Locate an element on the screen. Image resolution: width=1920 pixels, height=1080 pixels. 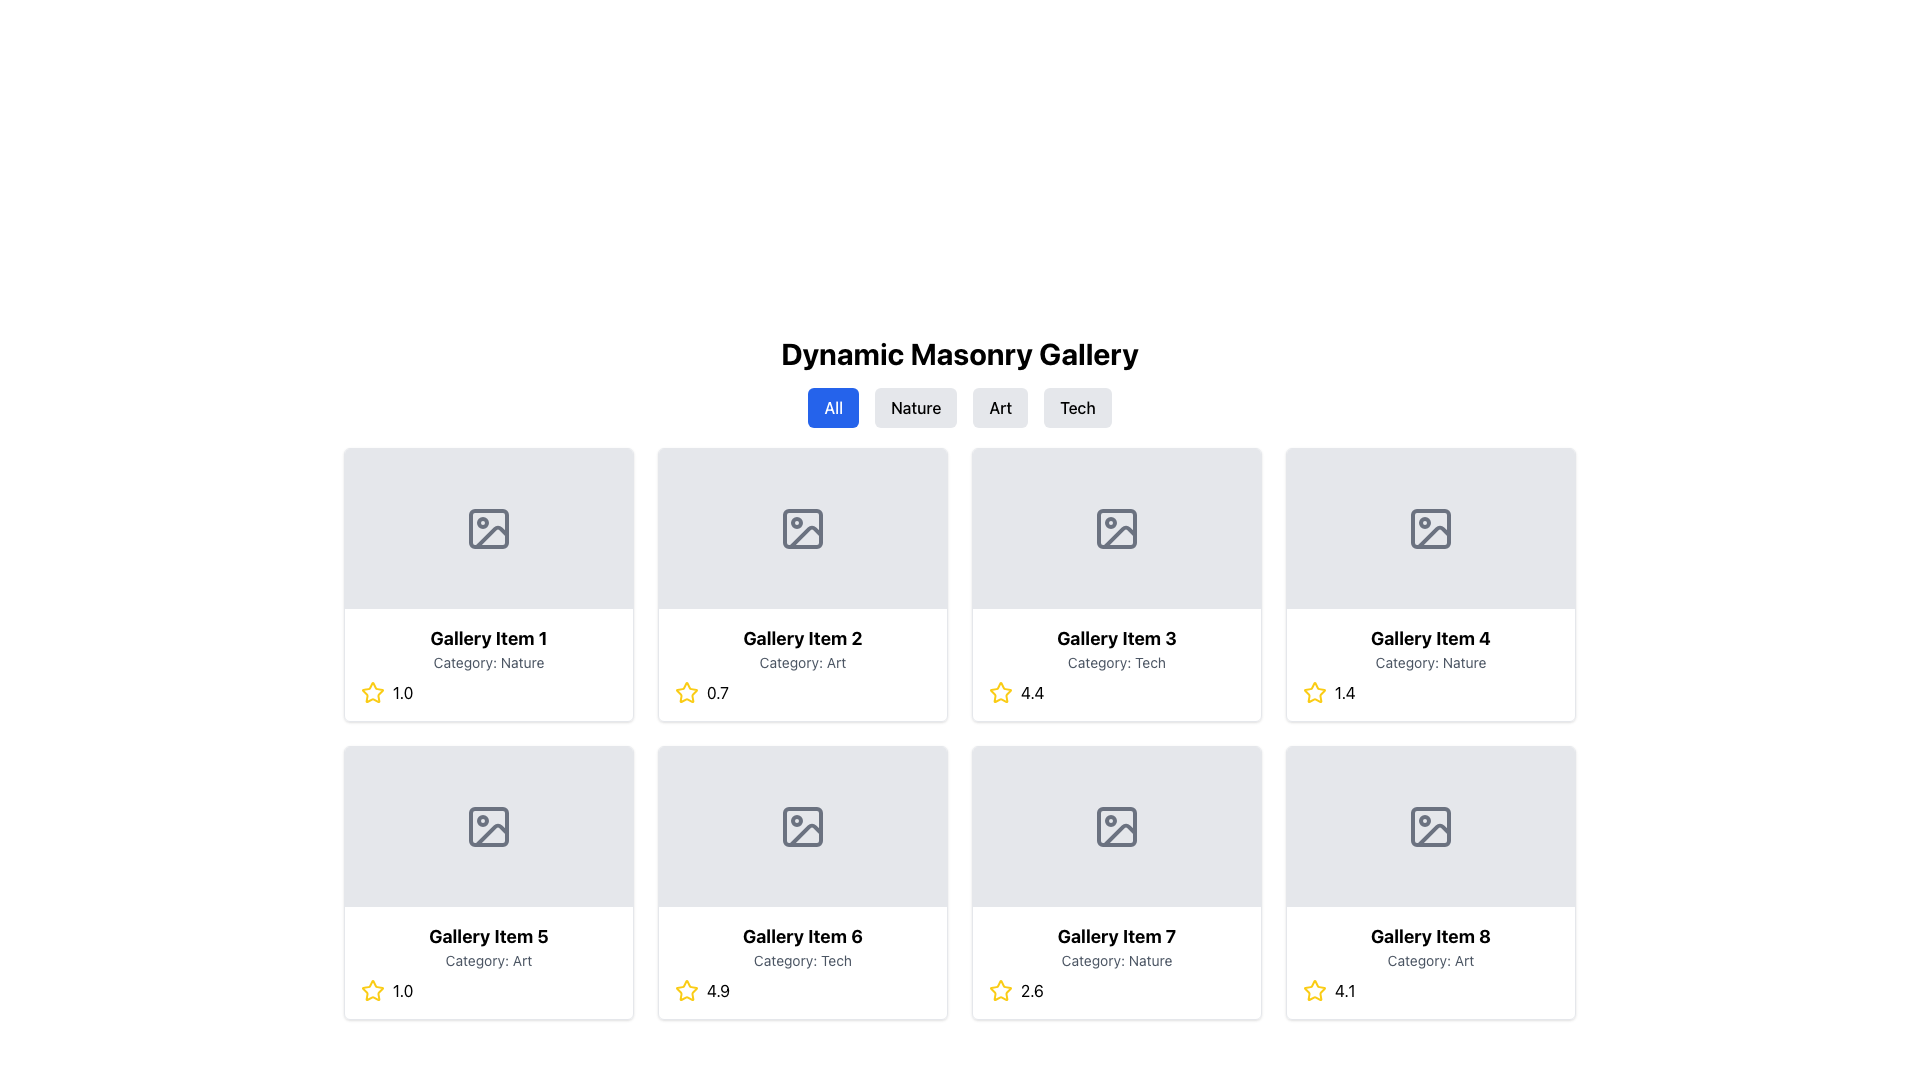
the rectangular button with rounded corners that has a solid blue background and white text reading 'All' is located at coordinates (833, 407).